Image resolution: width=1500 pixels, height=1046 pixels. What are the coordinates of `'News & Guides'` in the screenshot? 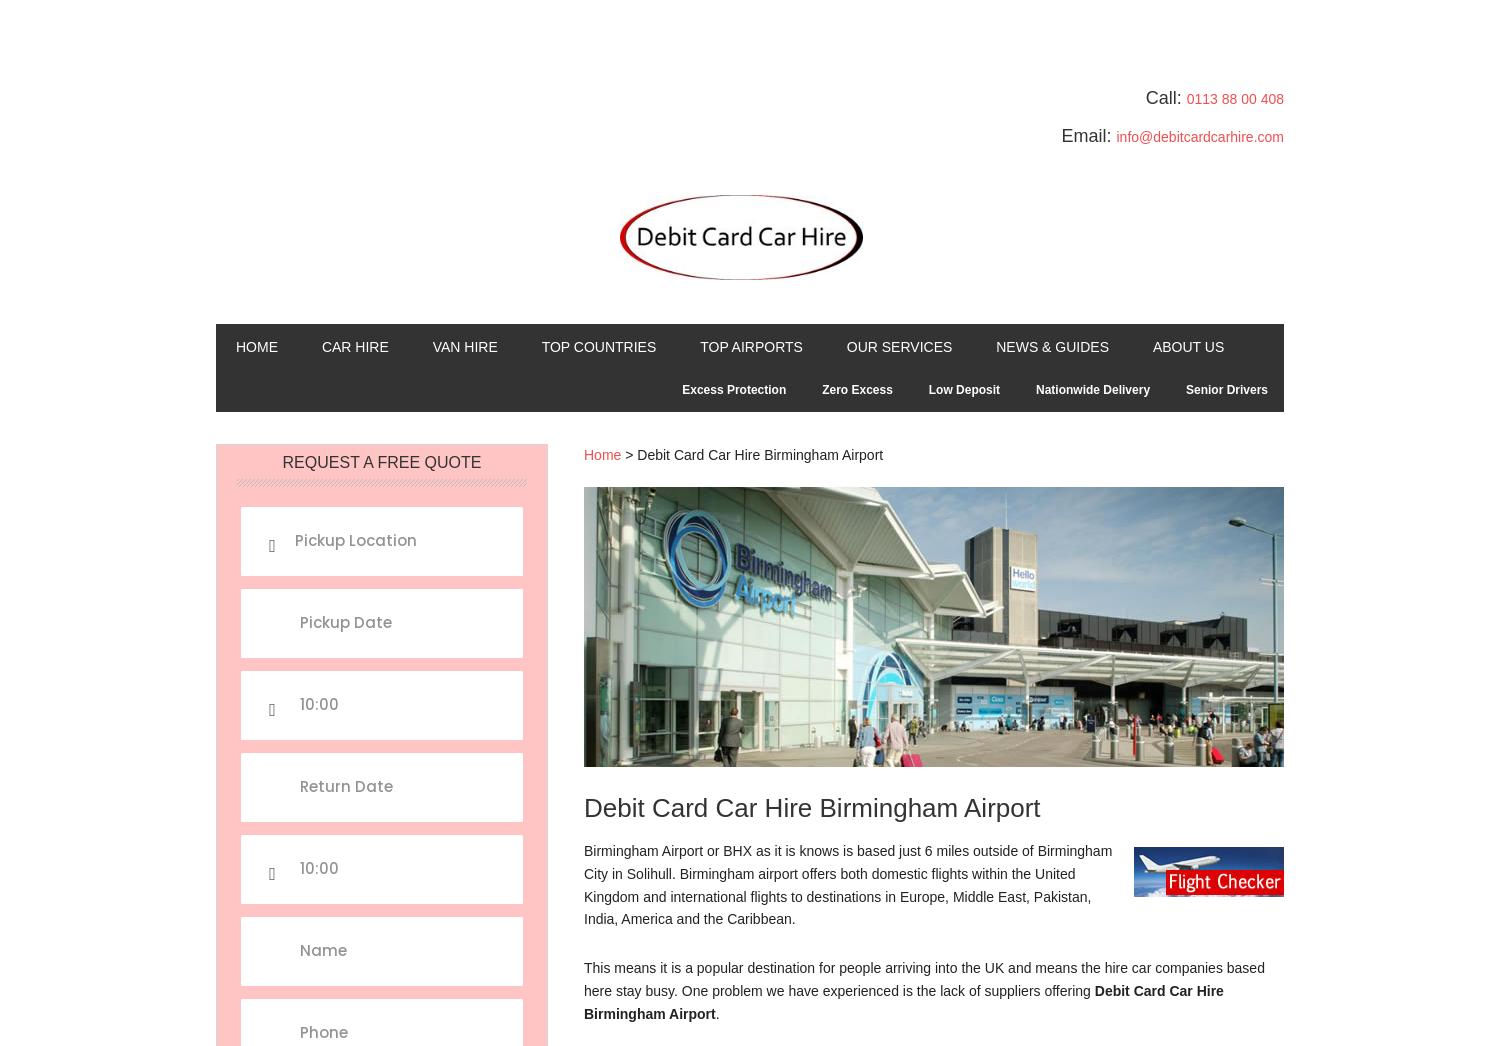 It's located at (1052, 345).